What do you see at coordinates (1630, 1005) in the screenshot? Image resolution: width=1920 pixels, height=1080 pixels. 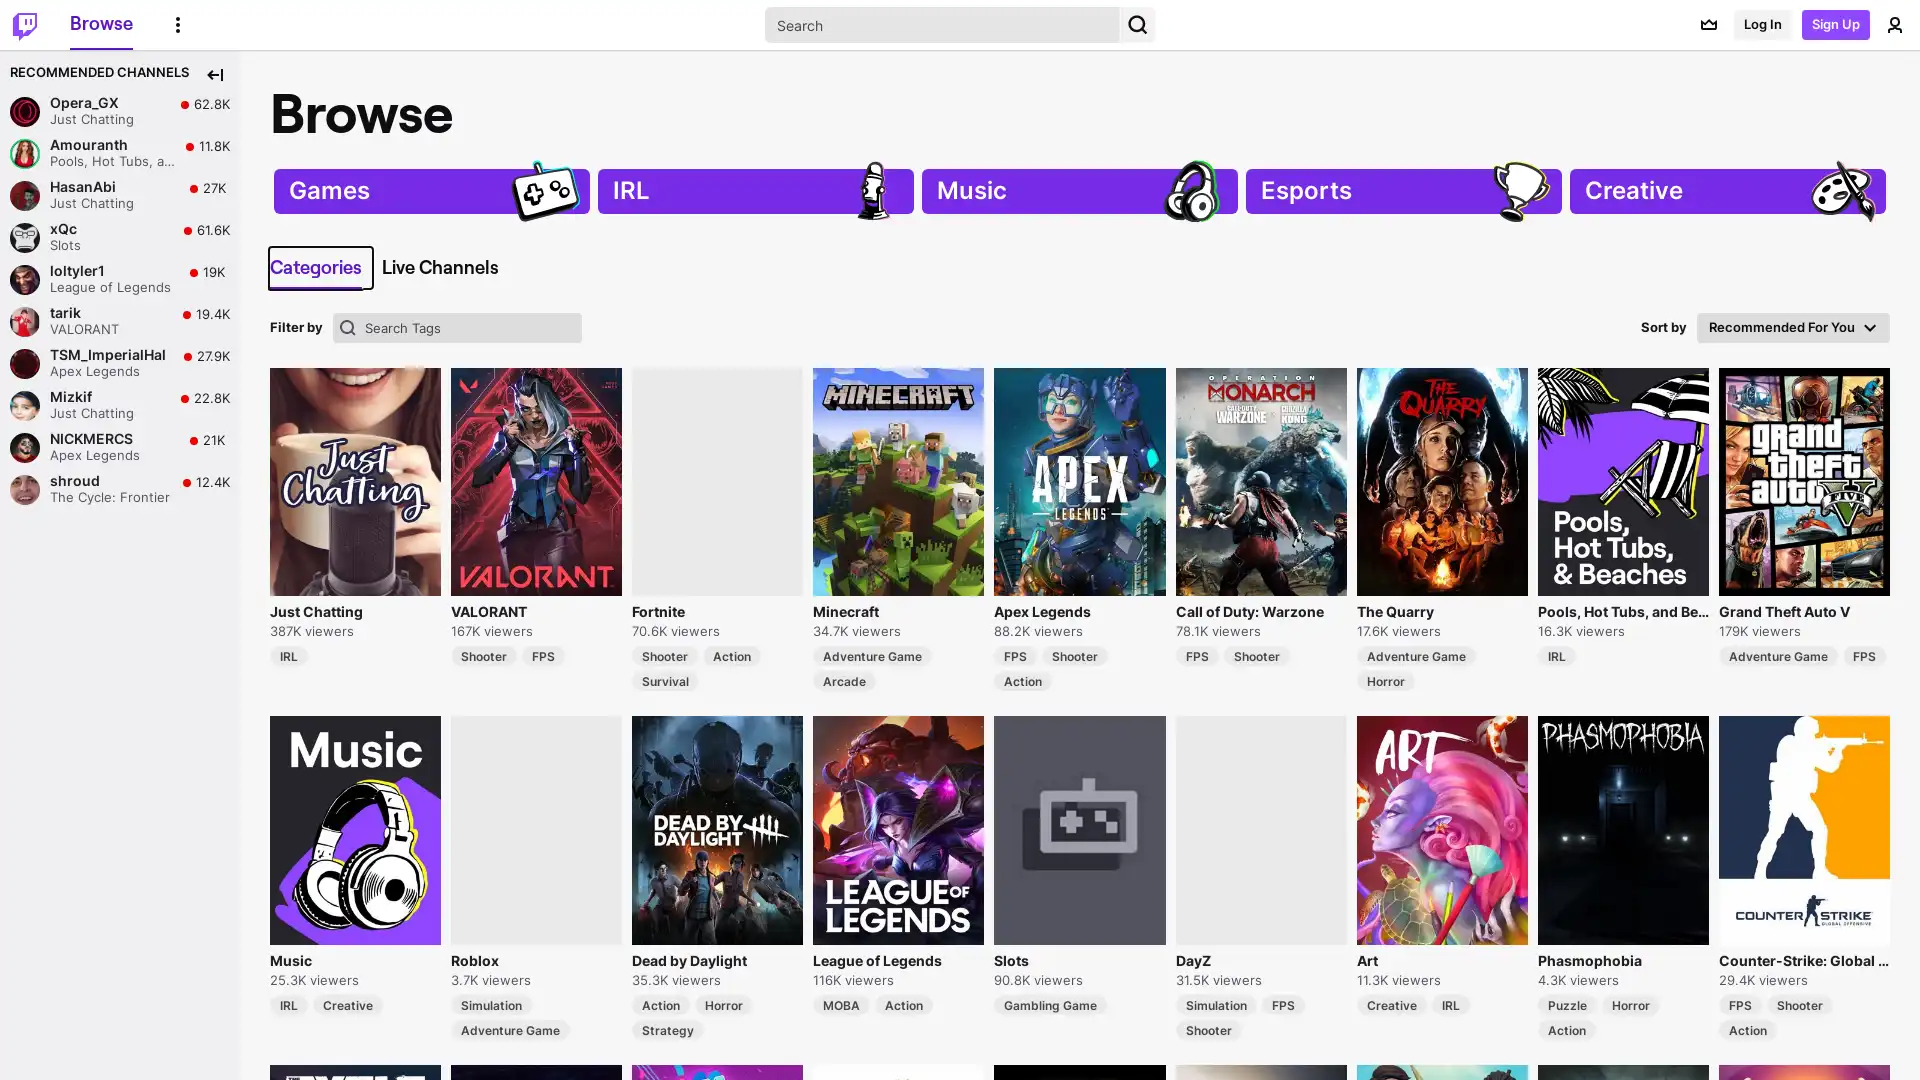 I see `Horror` at bounding box center [1630, 1005].